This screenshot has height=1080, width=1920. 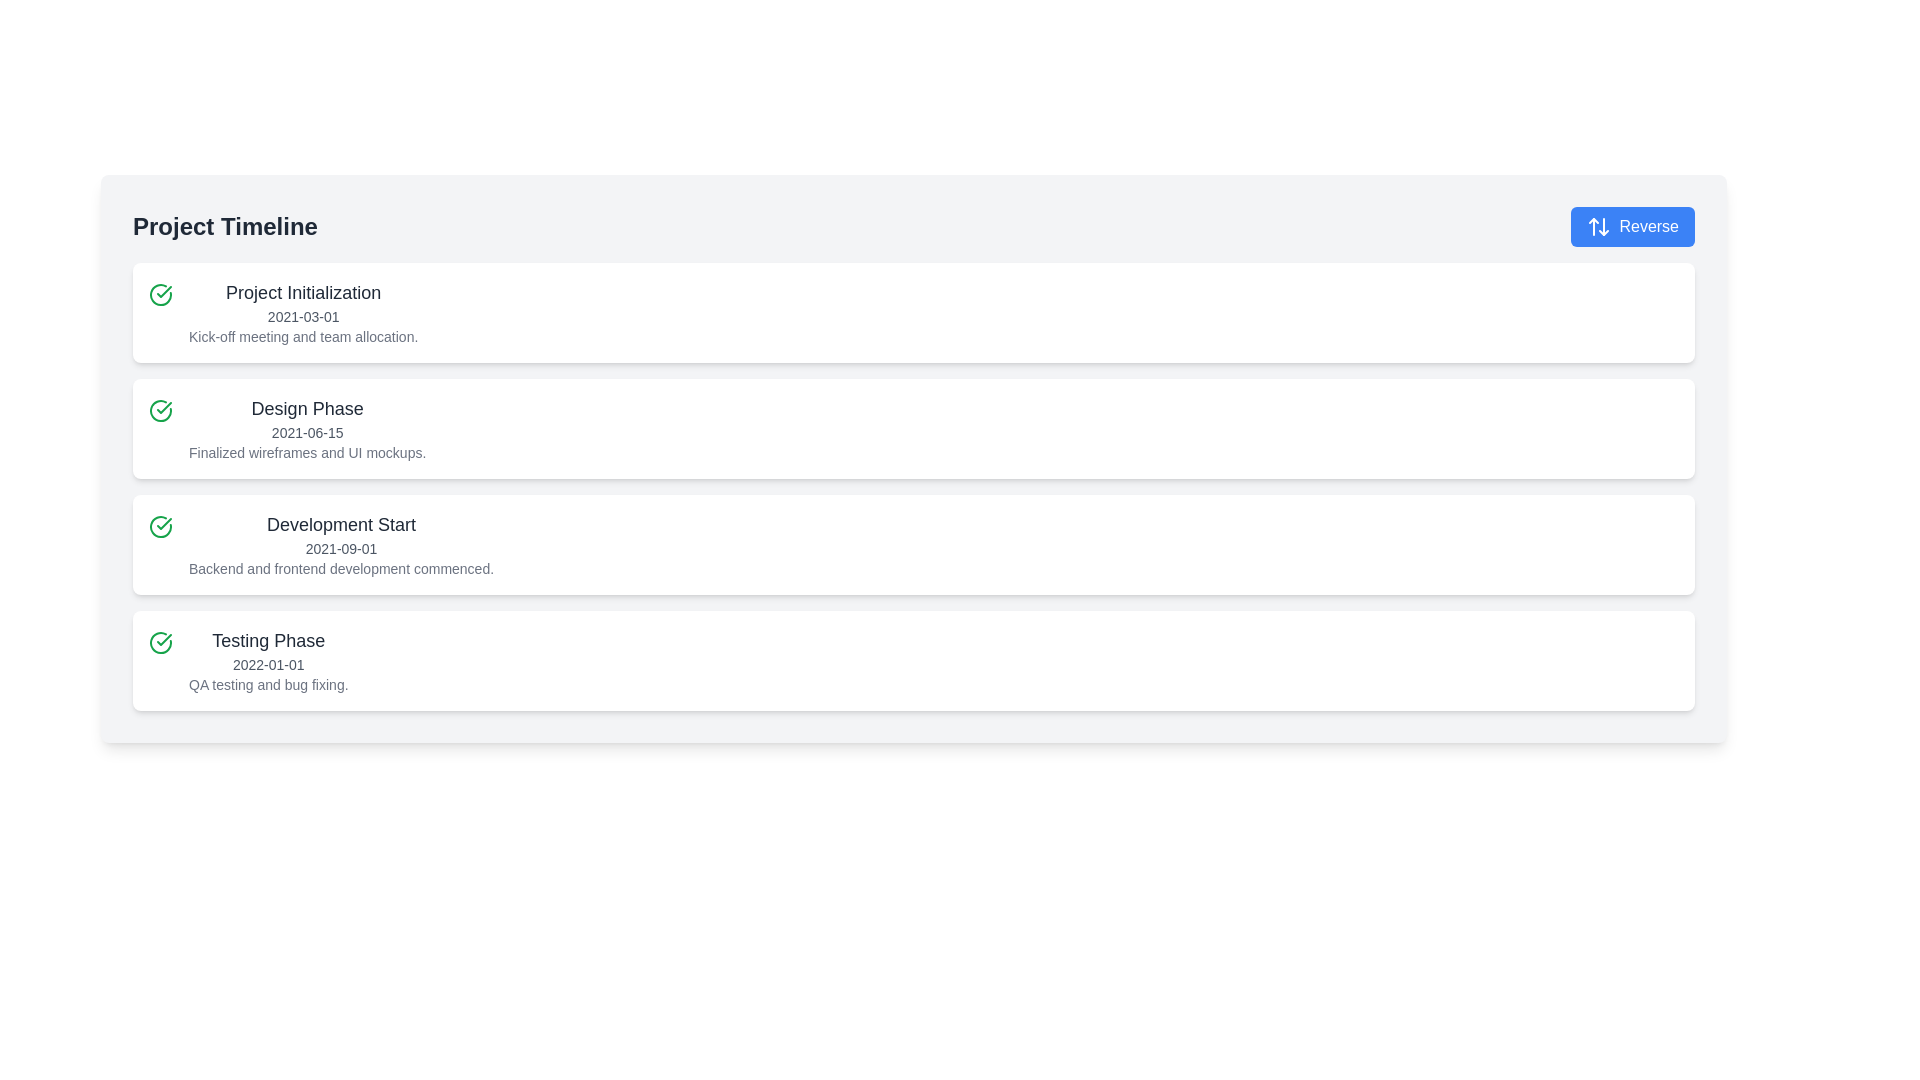 I want to click on circular icon with a green check mark located at the top-left corner of the 'Testing Phase' card, so click(x=161, y=643).